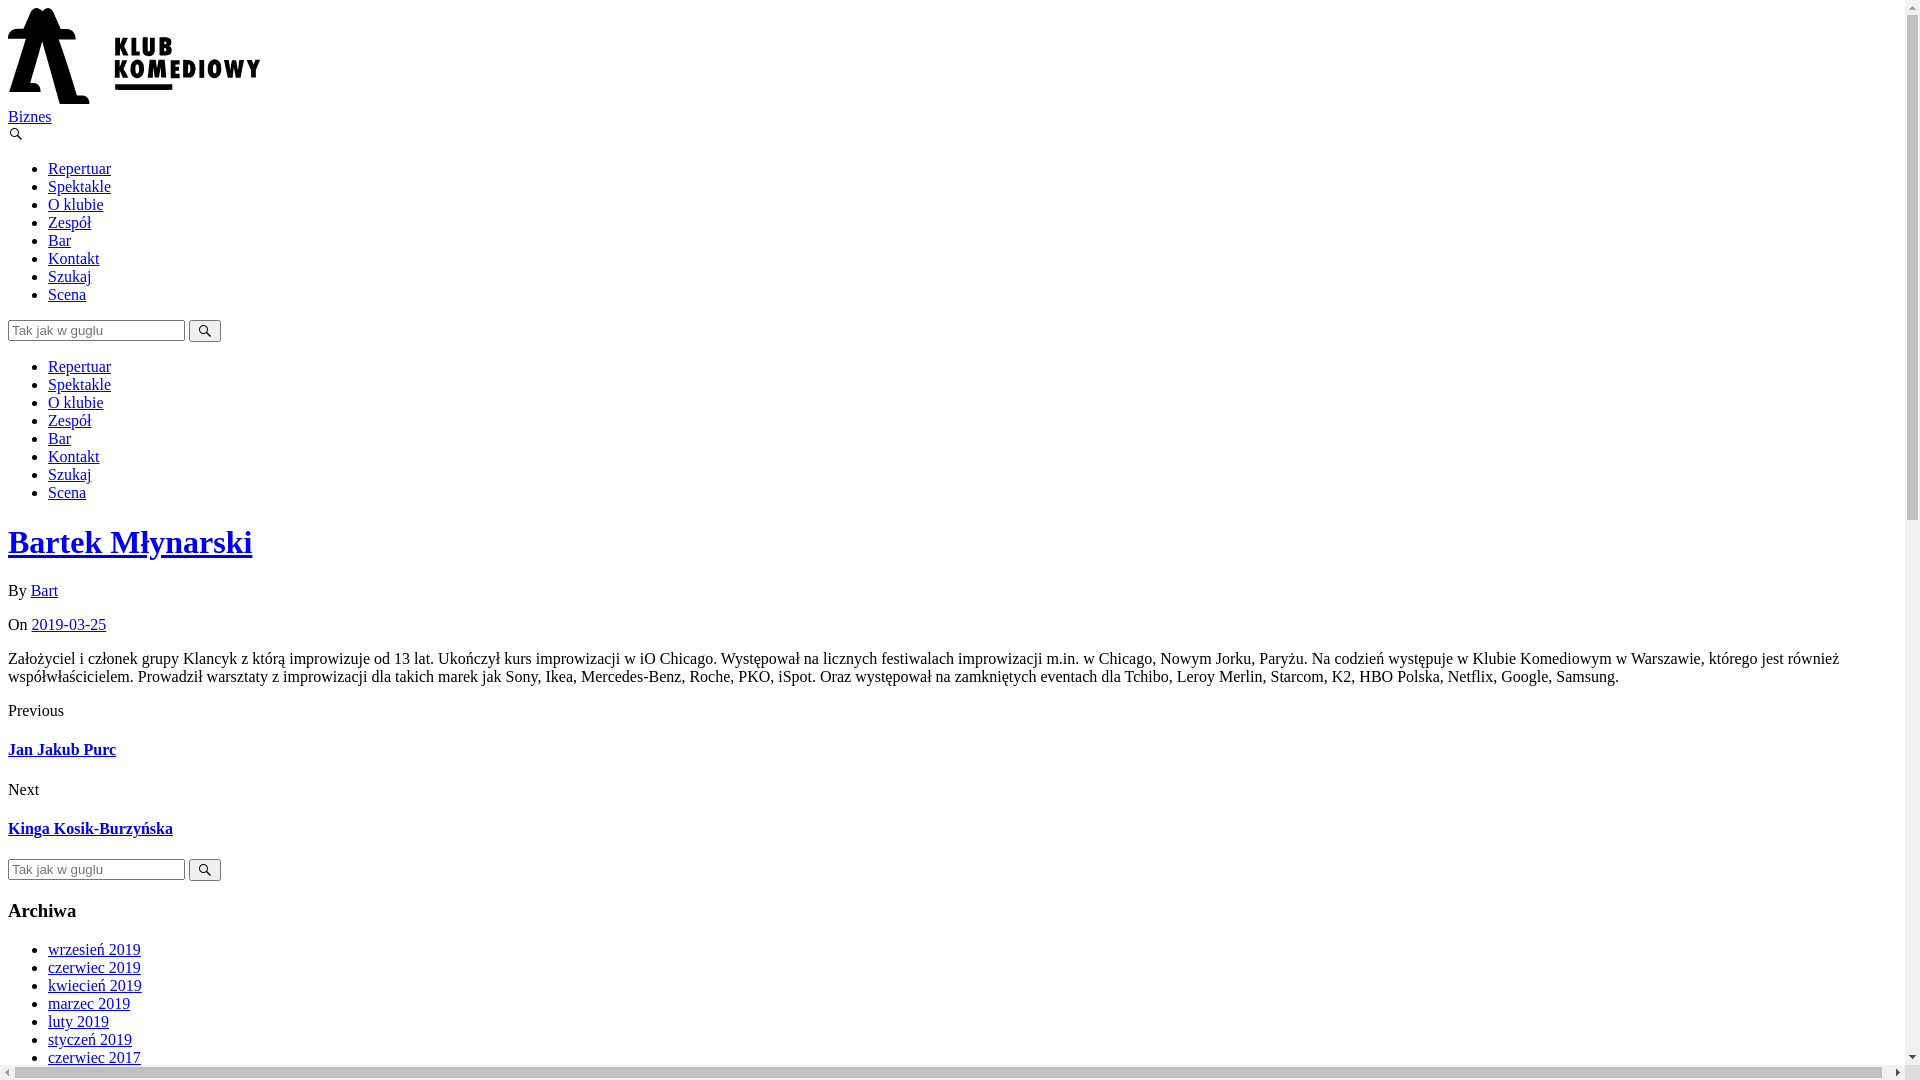  Describe the element at coordinates (29, 116) in the screenshot. I see `'Biznes'` at that location.